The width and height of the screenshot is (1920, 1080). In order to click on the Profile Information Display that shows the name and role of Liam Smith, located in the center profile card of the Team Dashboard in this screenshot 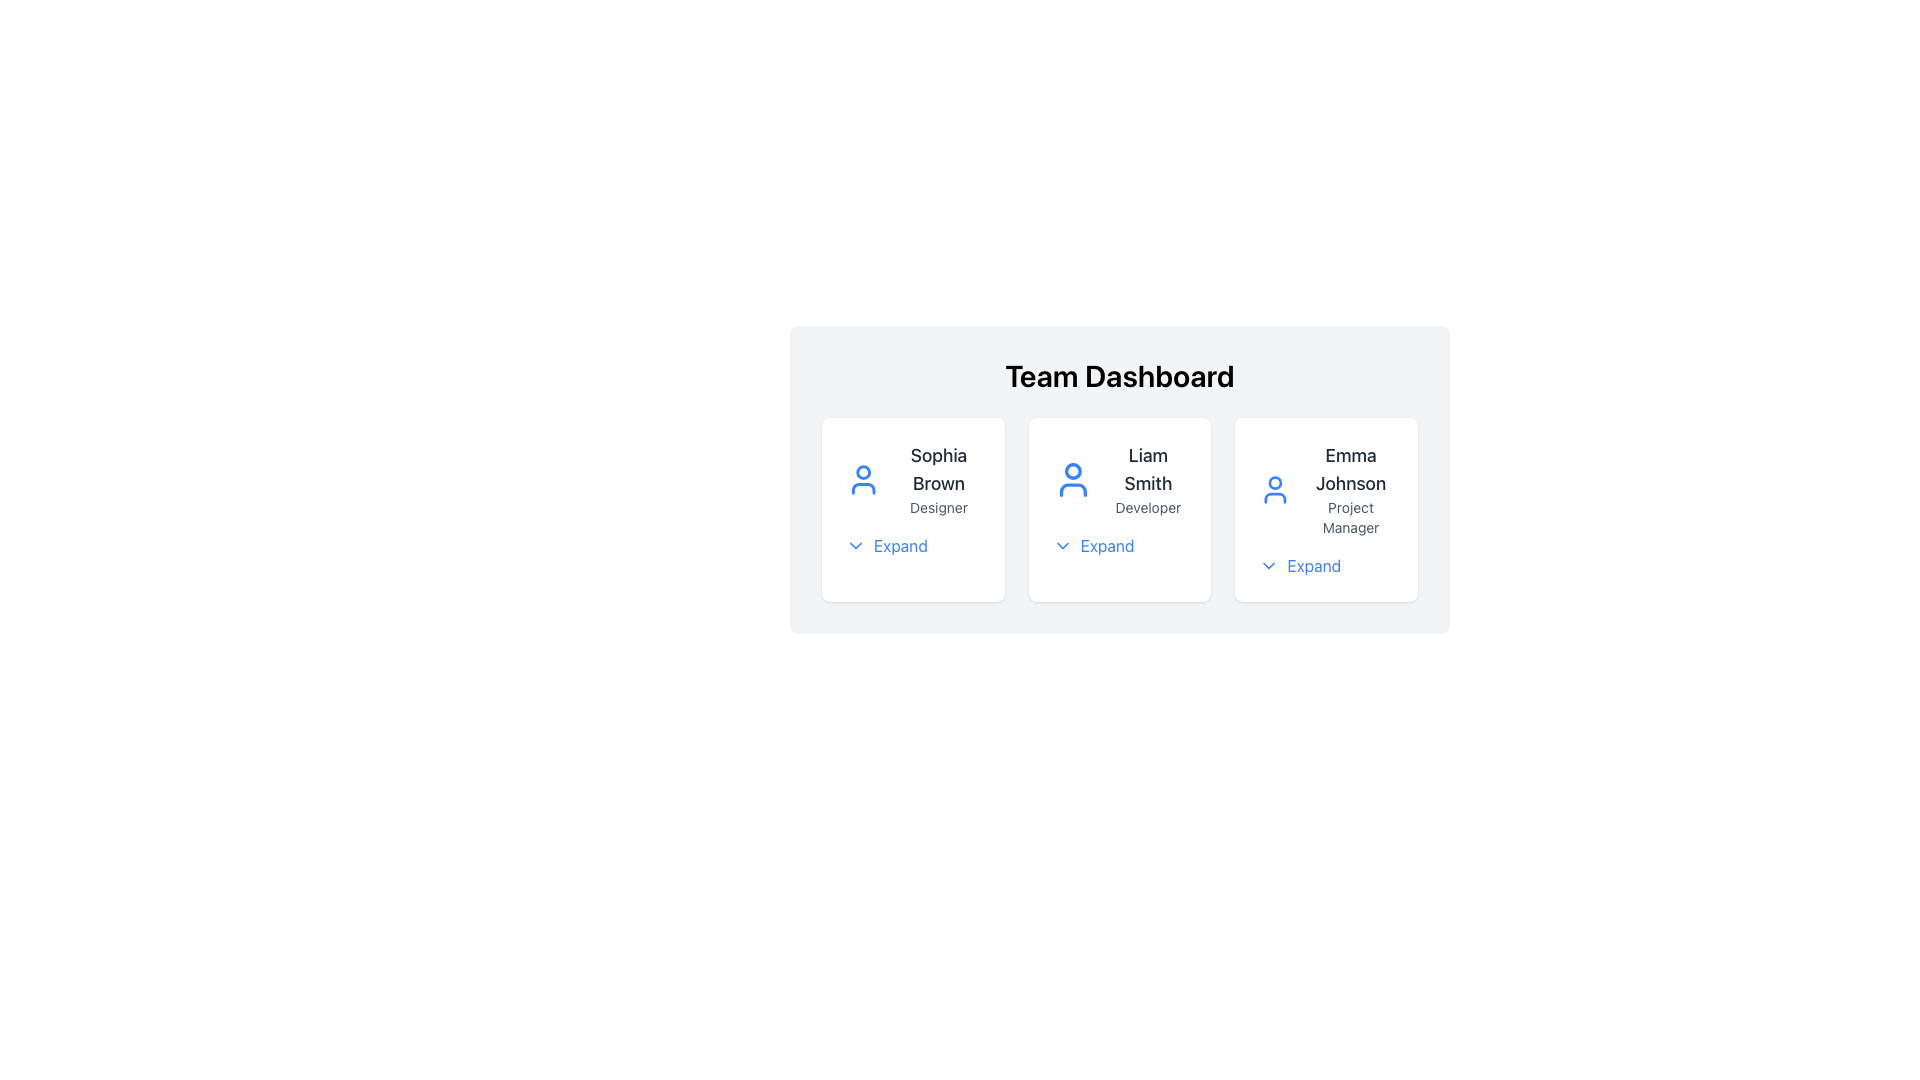, I will do `click(1118, 479)`.